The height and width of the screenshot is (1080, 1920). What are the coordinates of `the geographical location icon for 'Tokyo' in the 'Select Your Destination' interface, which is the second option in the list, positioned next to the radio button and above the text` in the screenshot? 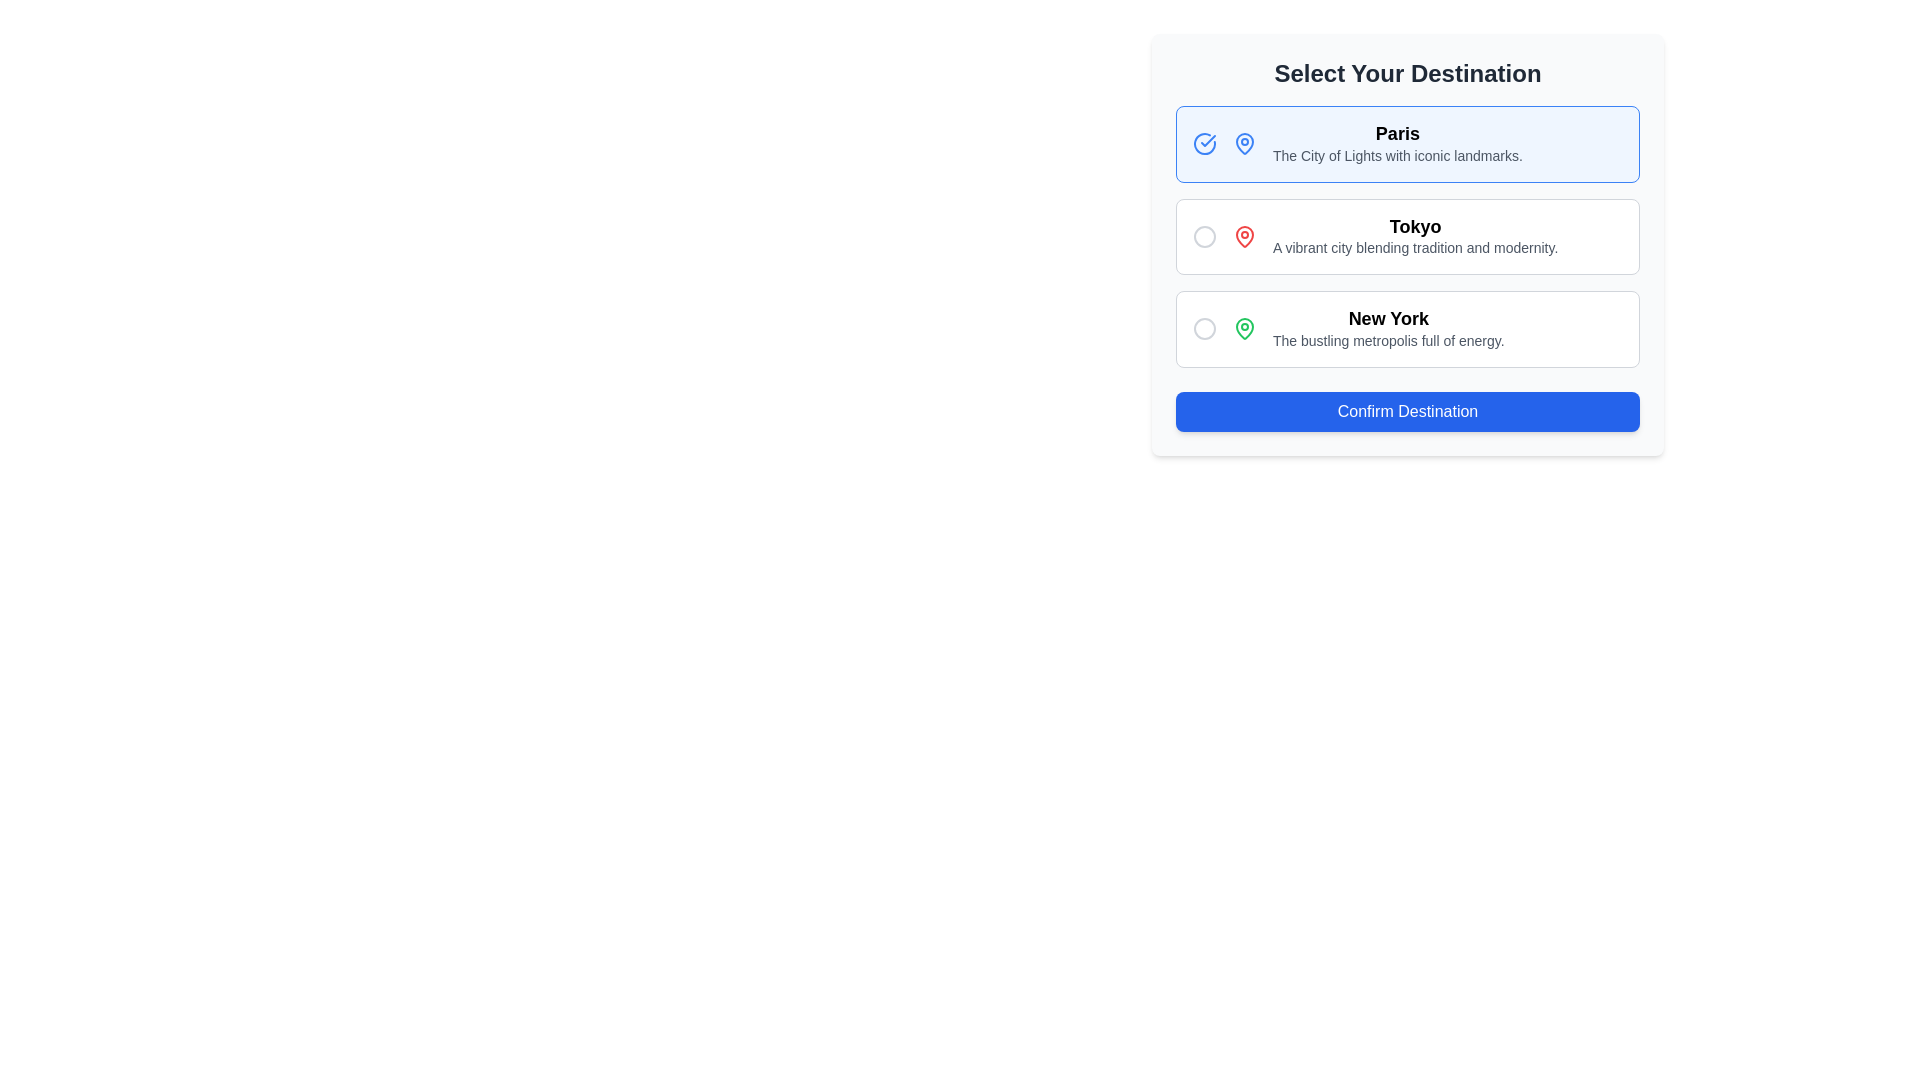 It's located at (1243, 234).